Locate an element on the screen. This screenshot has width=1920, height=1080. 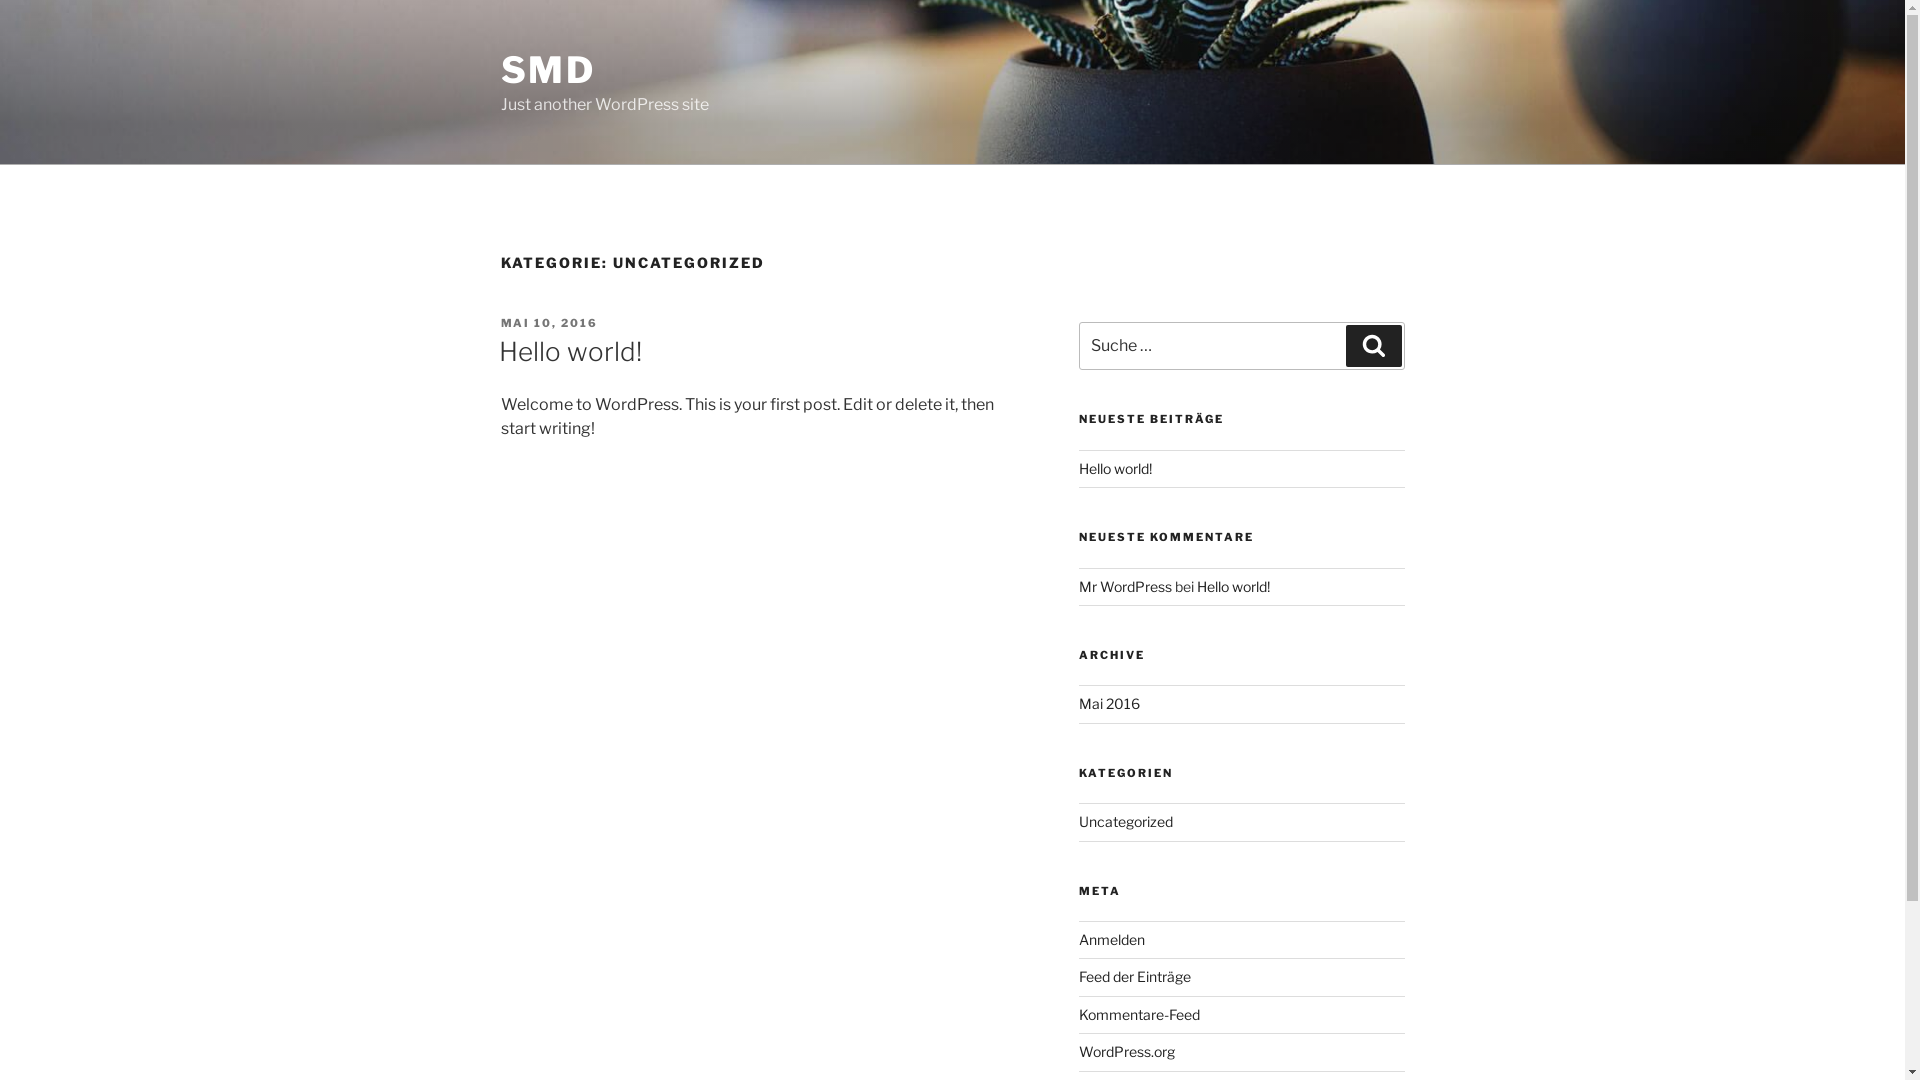
'SMD' is located at coordinates (547, 68).